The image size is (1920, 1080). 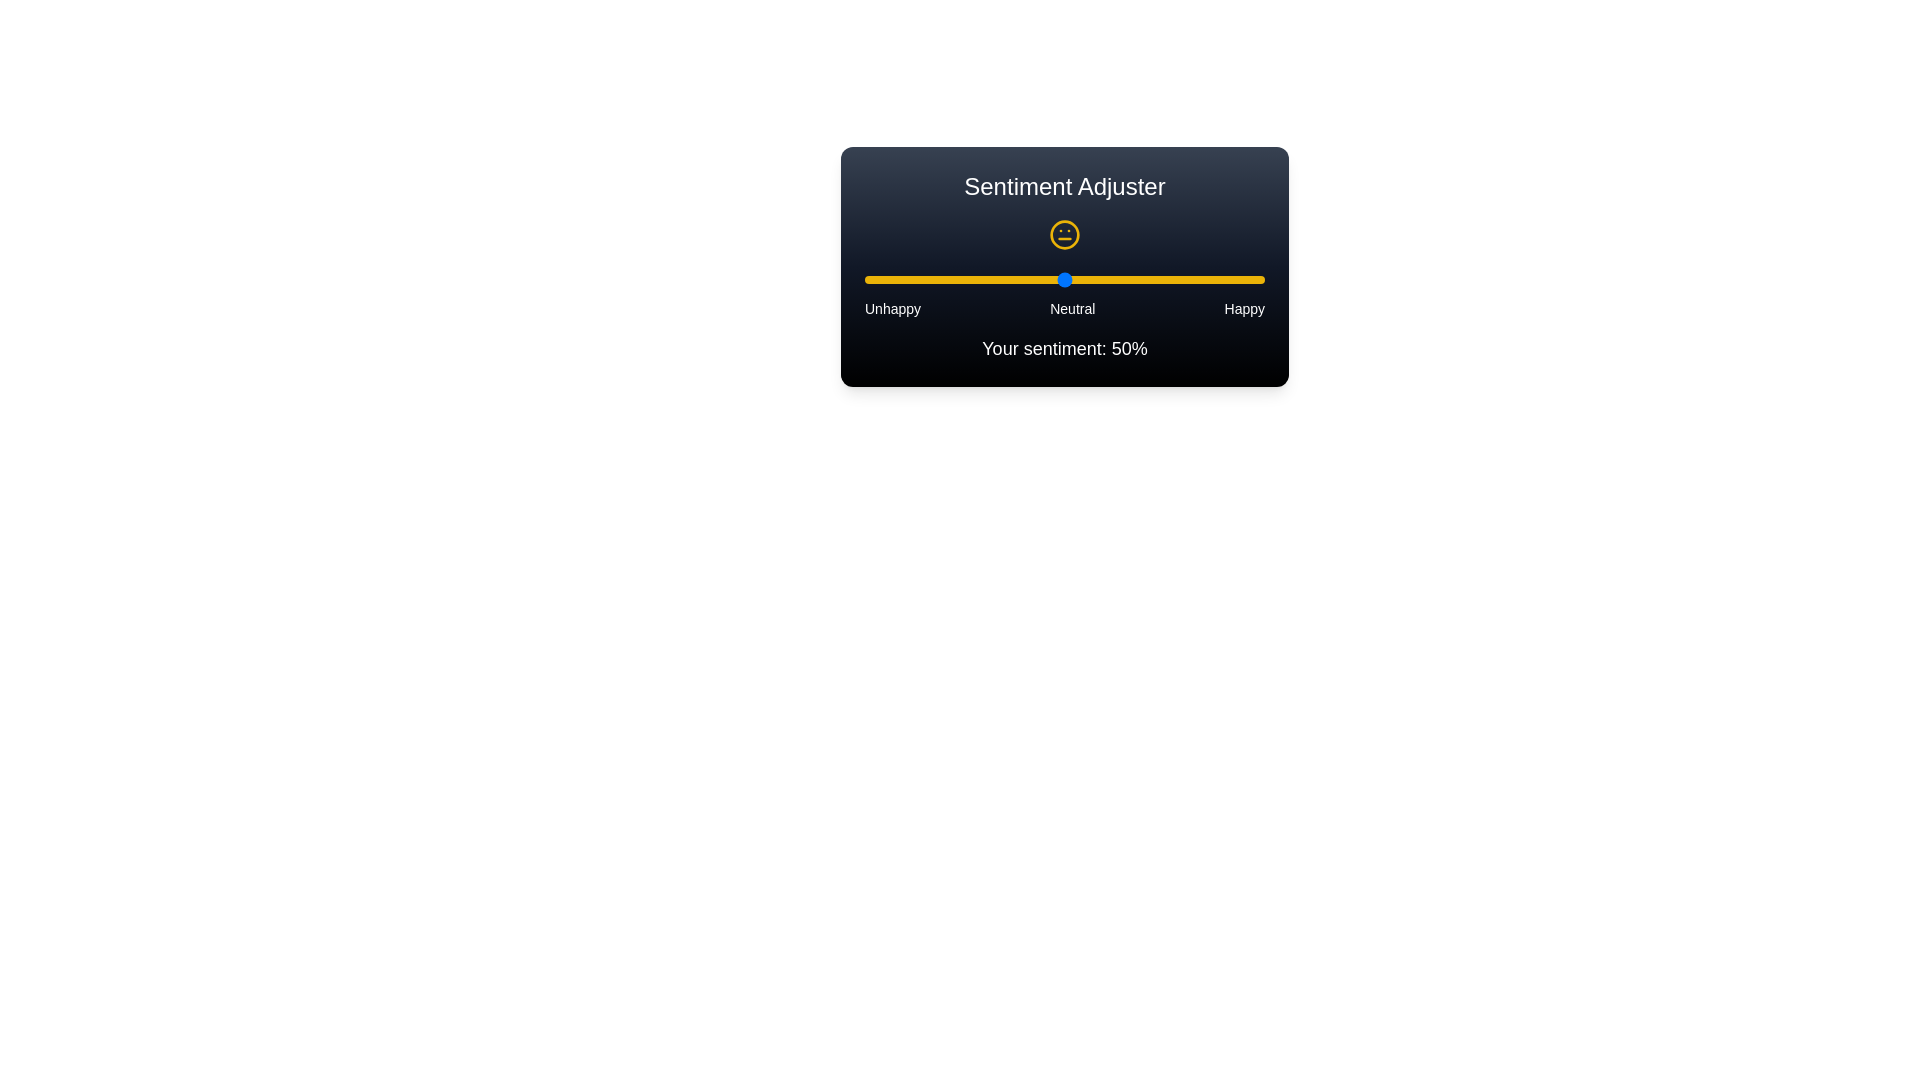 What do you see at coordinates (1083, 280) in the screenshot?
I see `the slider to set the sentiment value to 55` at bounding box center [1083, 280].